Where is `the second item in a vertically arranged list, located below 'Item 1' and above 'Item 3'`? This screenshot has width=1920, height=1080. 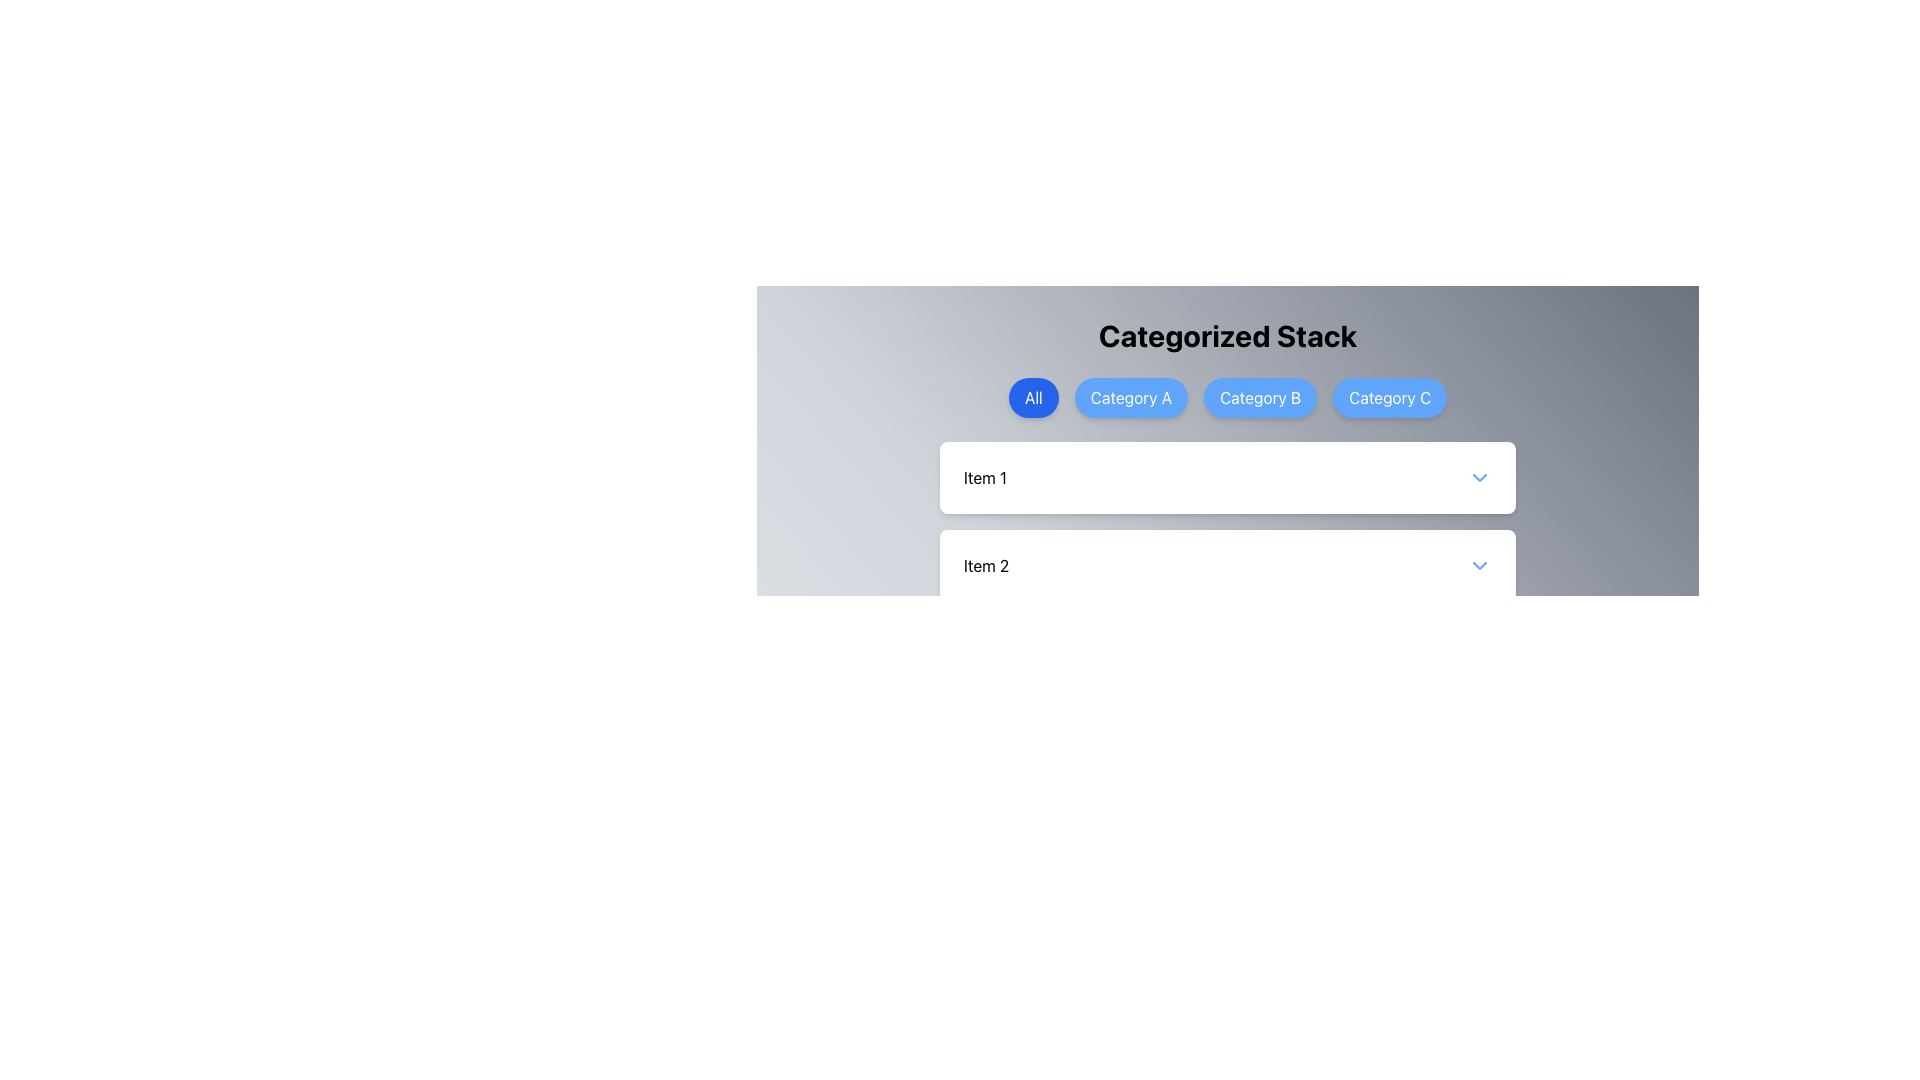
the second item in a vertically arranged list, located below 'Item 1' and above 'Item 3' is located at coordinates (1227, 566).